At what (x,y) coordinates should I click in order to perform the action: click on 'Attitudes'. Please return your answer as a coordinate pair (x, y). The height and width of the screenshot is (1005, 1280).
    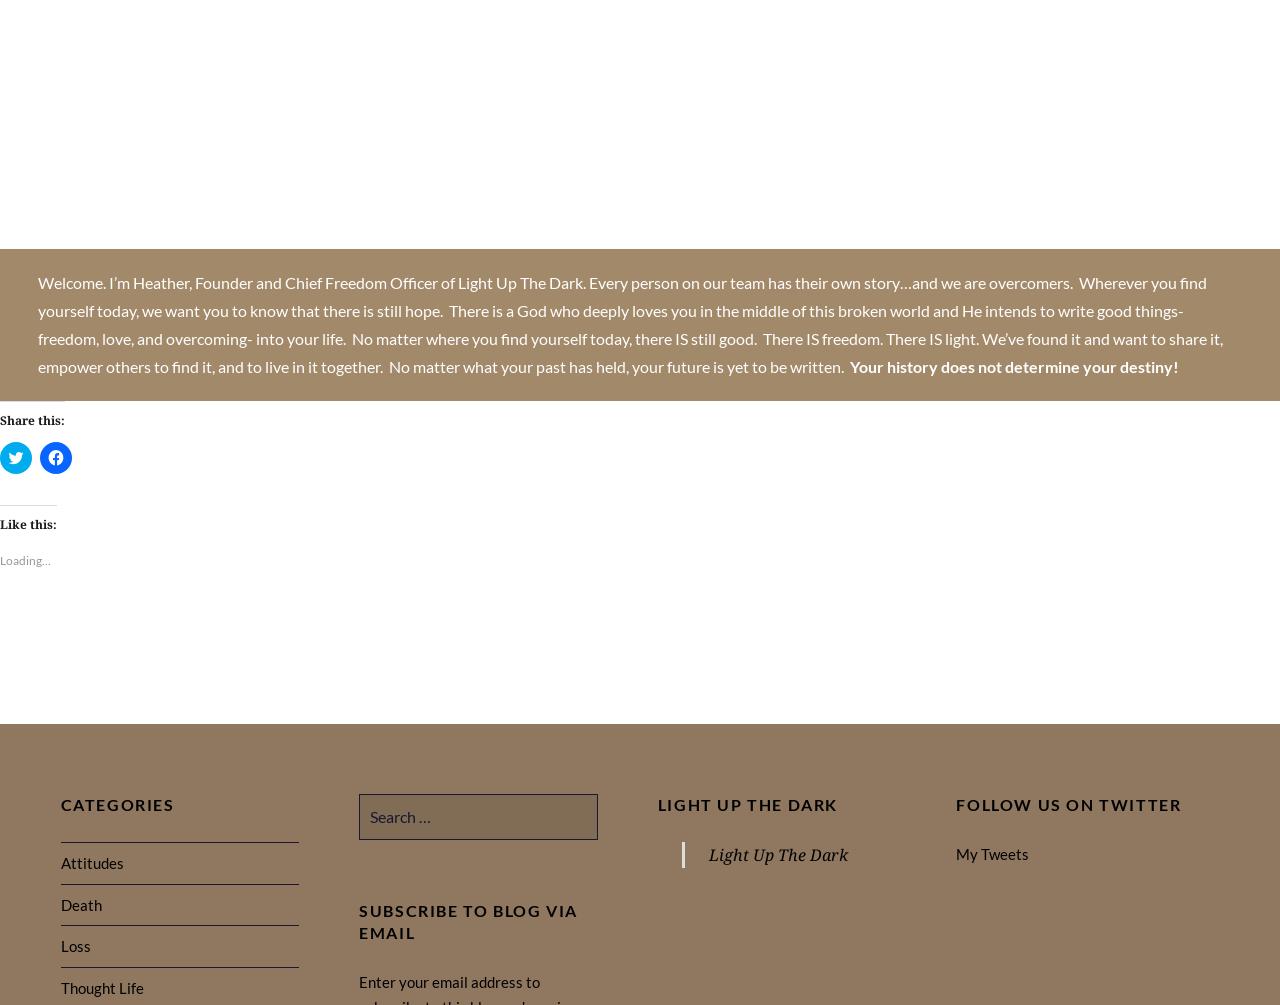
    Looking at the image, I should click on (90, 860).